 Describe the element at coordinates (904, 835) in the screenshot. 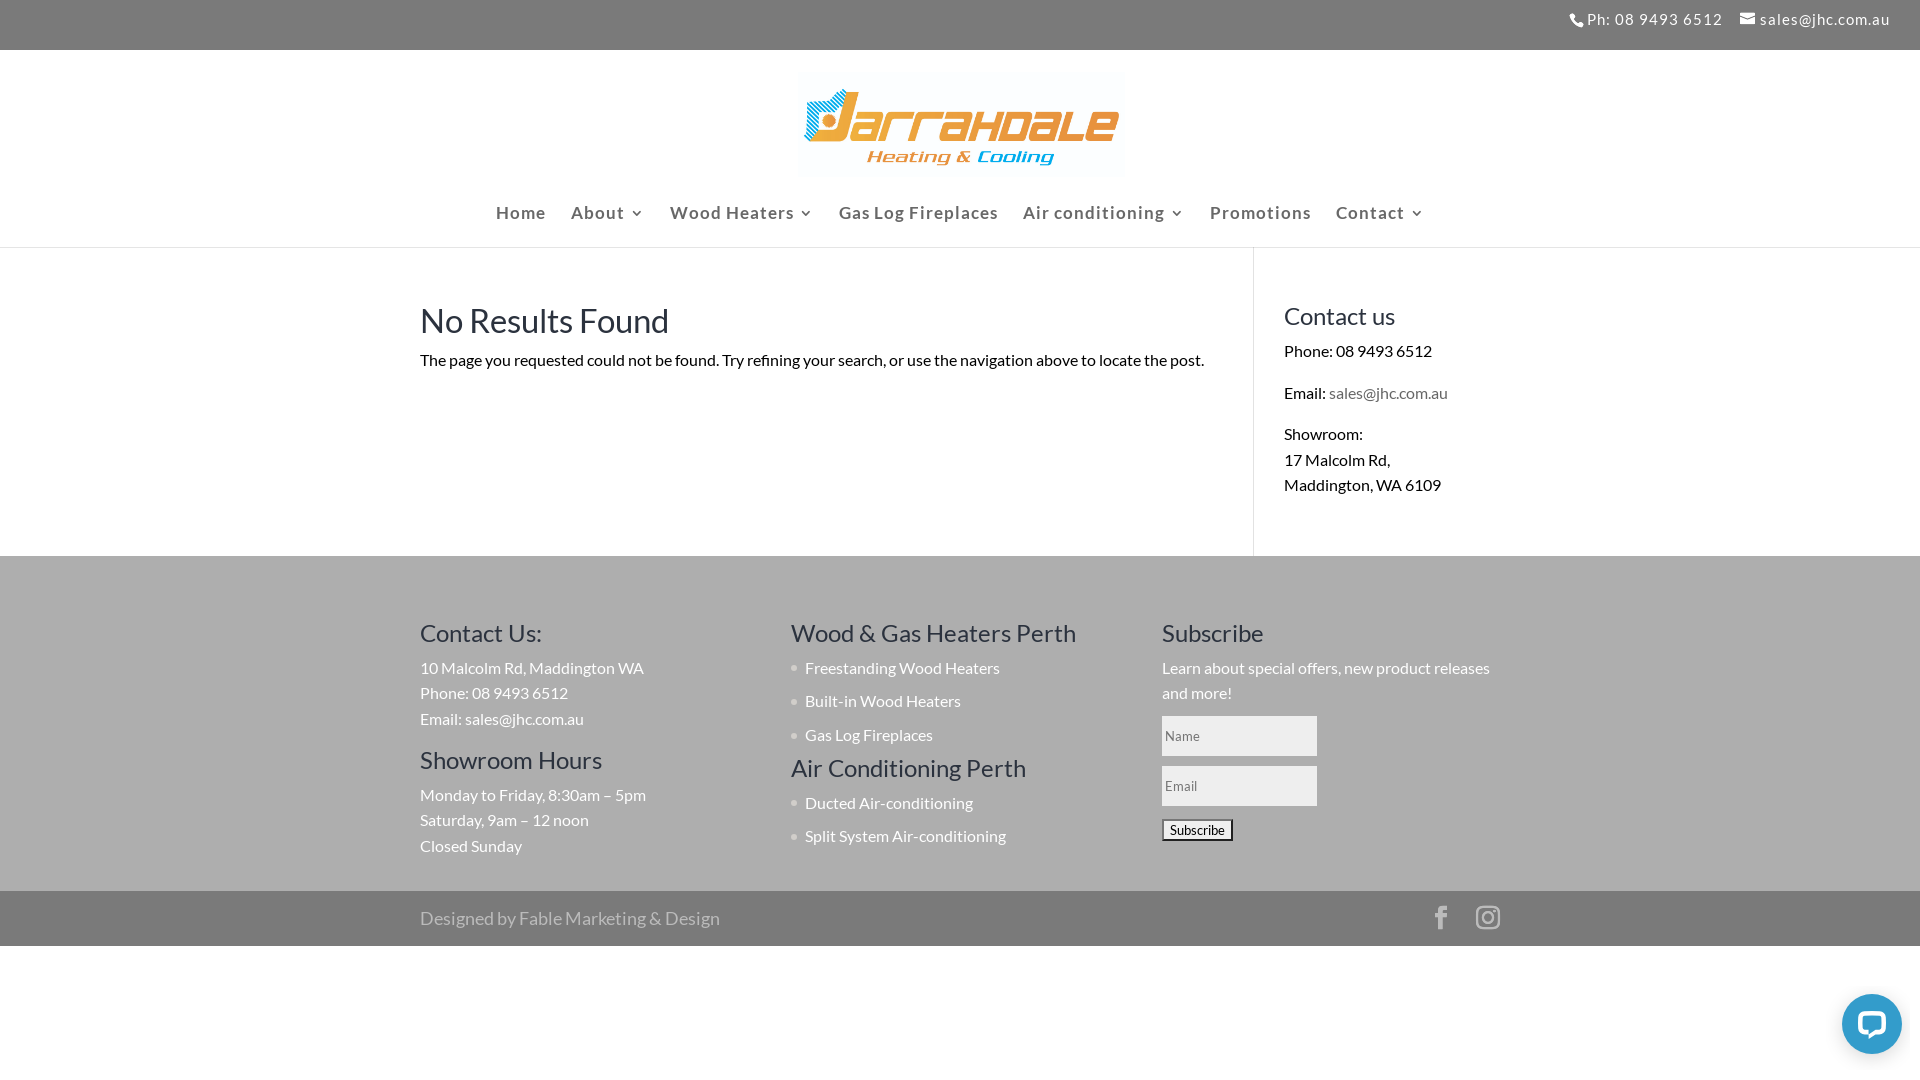

I see `'Split System Air-conditioning'` at that location.